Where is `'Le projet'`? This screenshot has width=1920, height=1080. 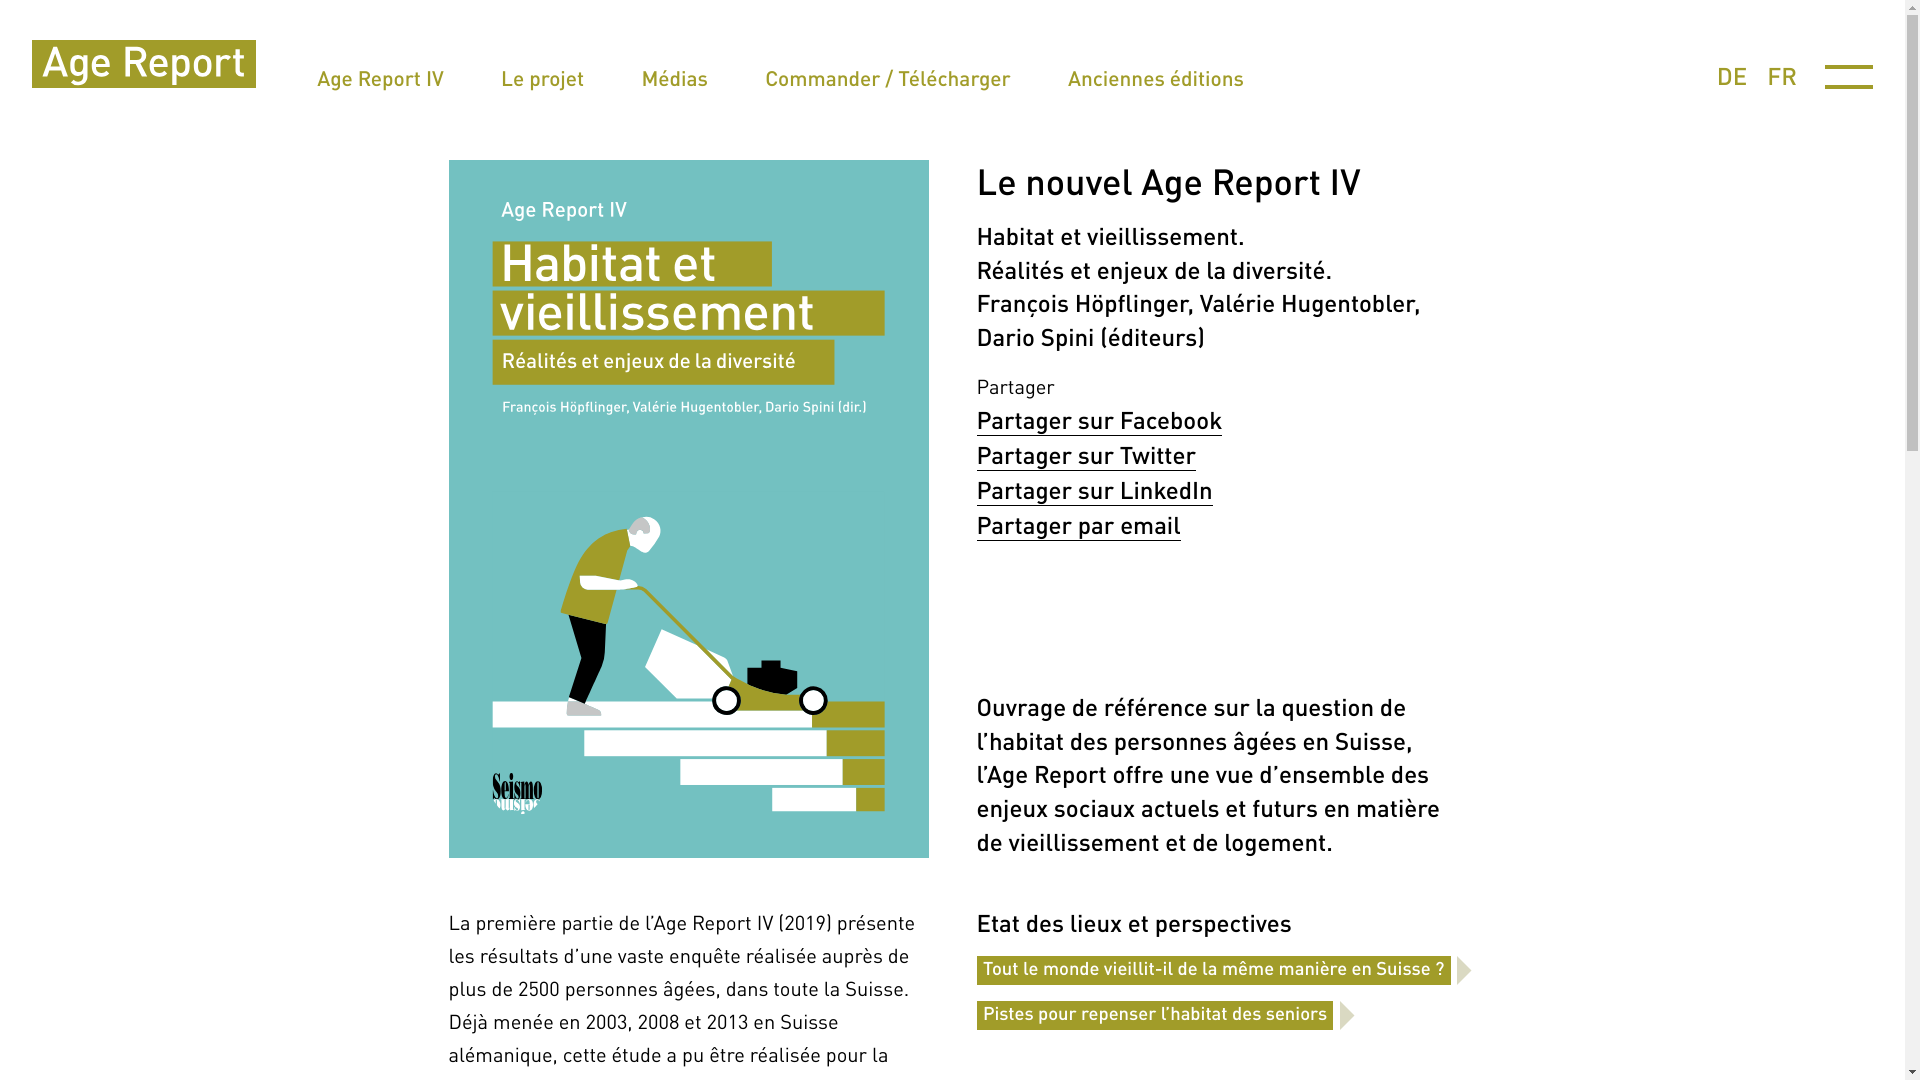
'Le projet' is located at coordinates (542, 76).